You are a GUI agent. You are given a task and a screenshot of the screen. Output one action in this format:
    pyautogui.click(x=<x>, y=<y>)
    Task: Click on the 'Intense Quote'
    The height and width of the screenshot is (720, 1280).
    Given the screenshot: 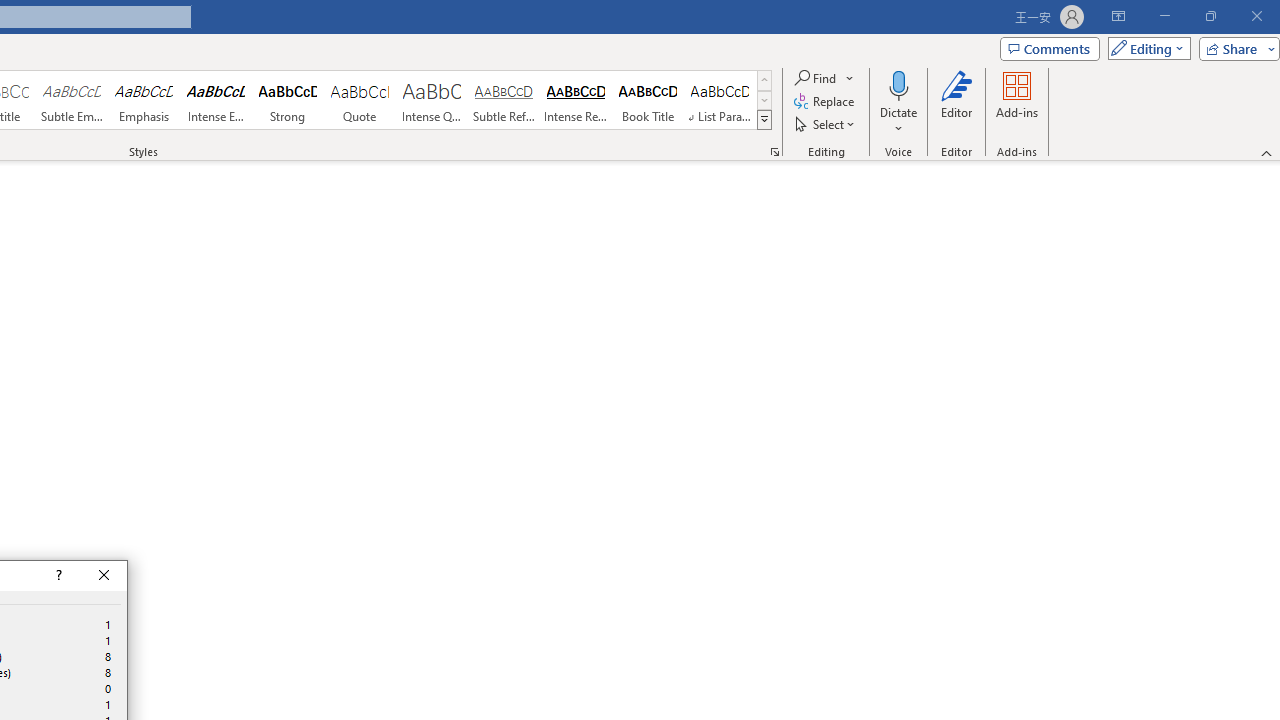 What is the action you would take?
    pyautogui.click(x=431, y=100)
    